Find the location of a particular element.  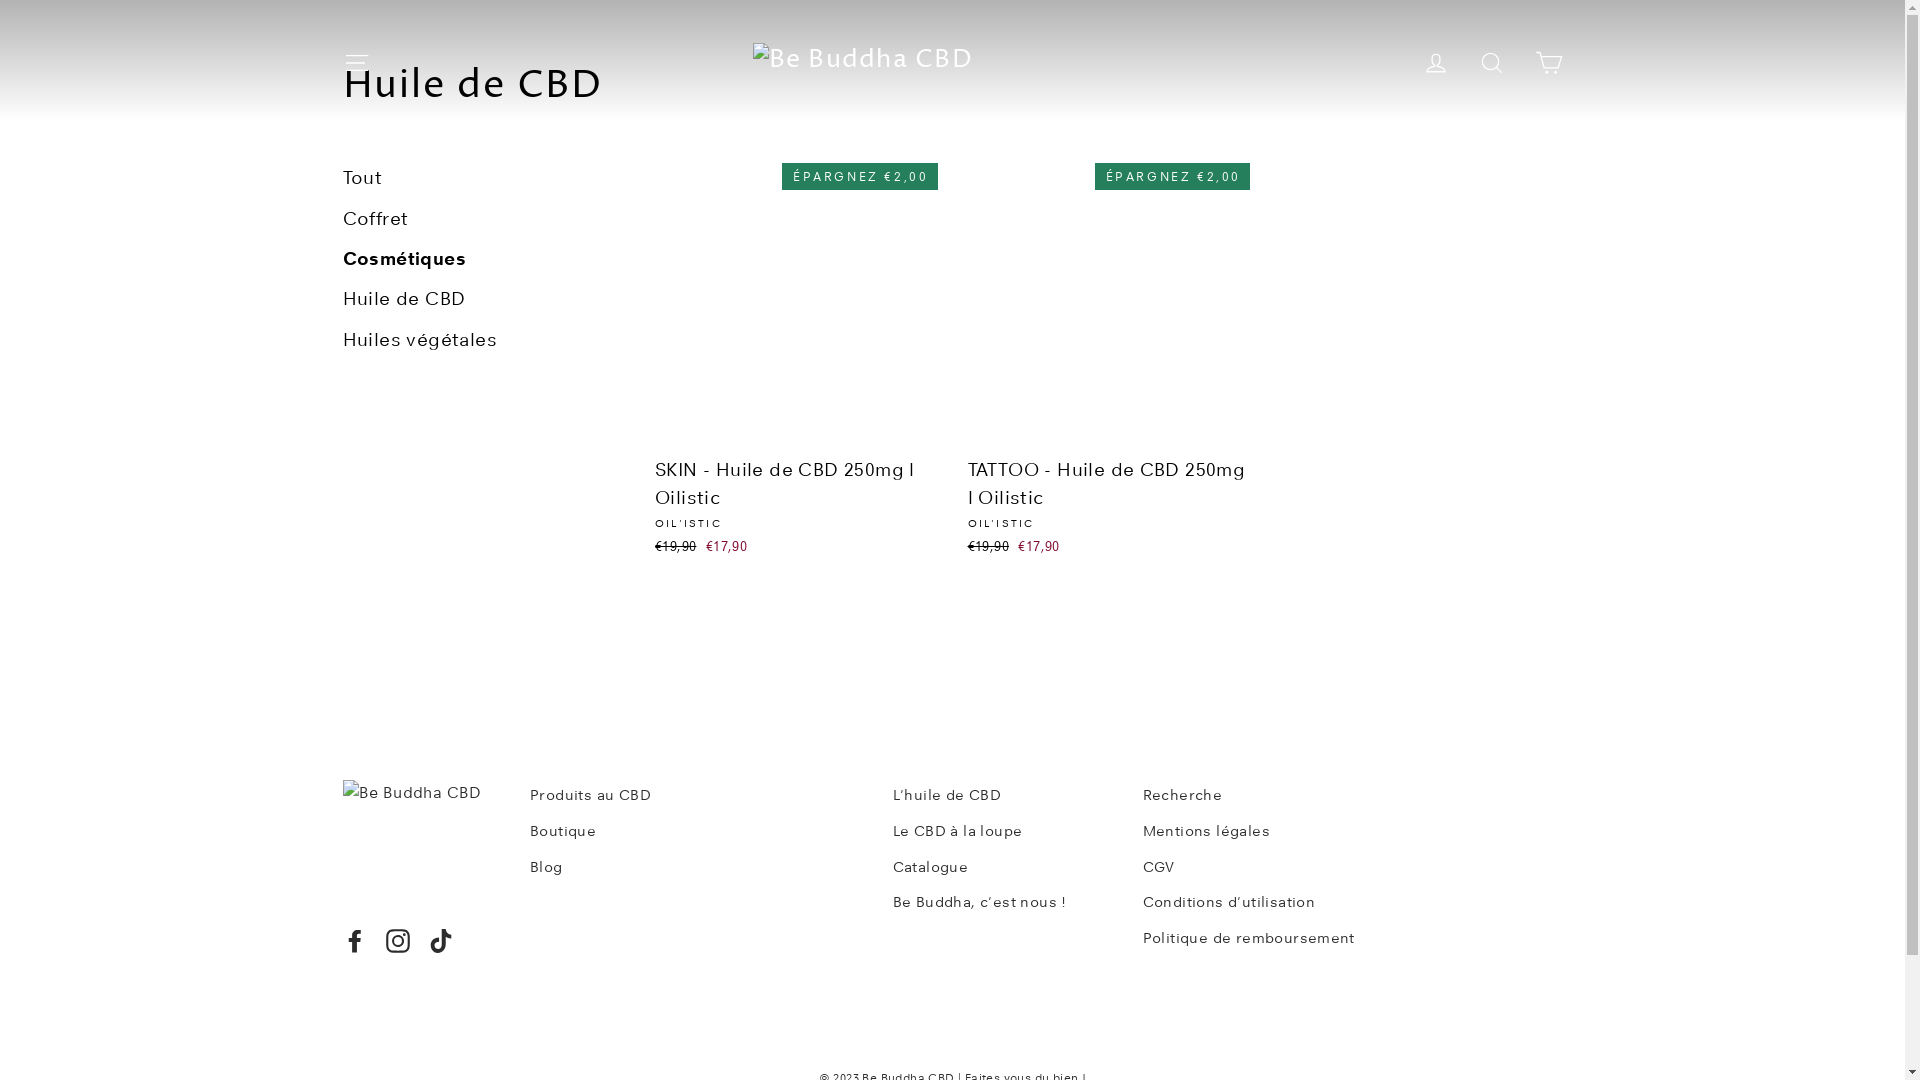

'Tout' is located at coordinates (341, 176).